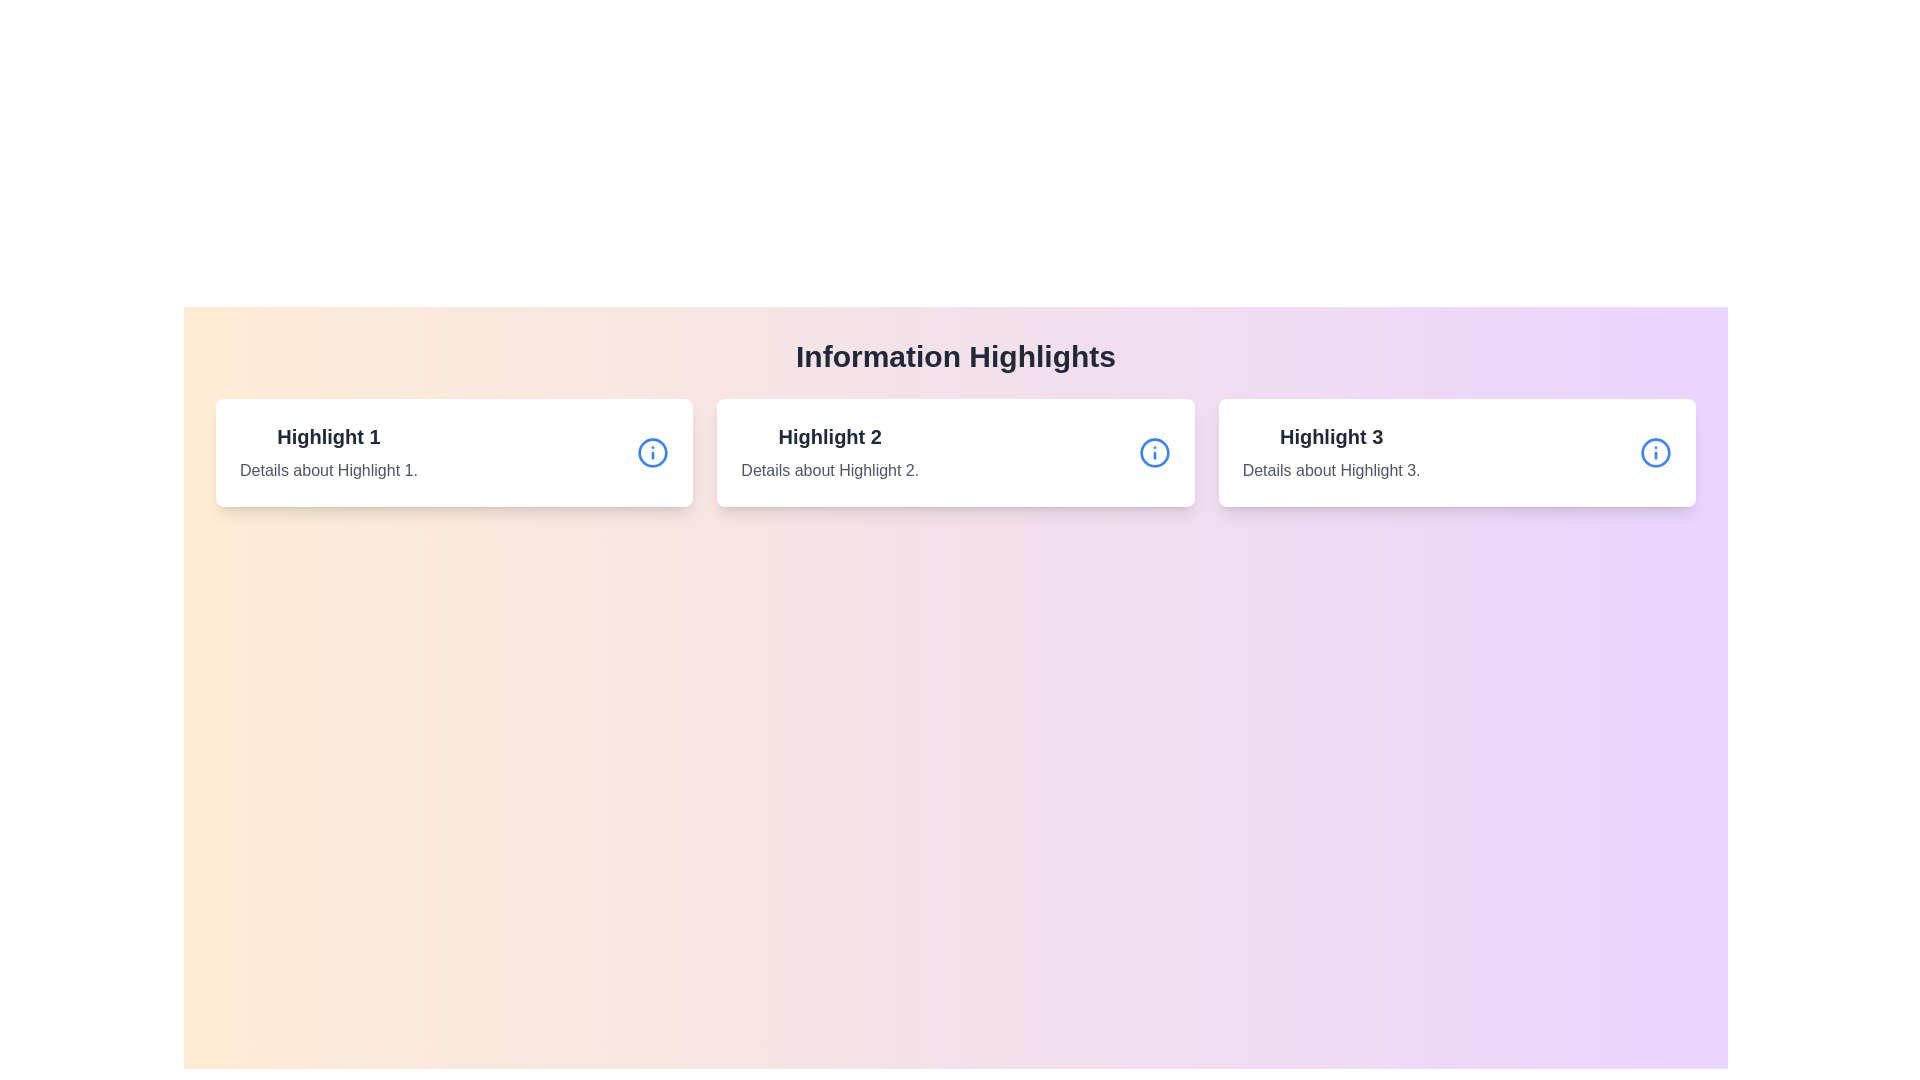  What do you see at coordinates (1331, 452) in the screenshot?
I see `title 'Highlight 3' and the description 'Details about Highlight 3.' from the card-like element positioned in the center of the interface, between 'Highlight 2' and an informational icon` at bounding box center [1331, 452].